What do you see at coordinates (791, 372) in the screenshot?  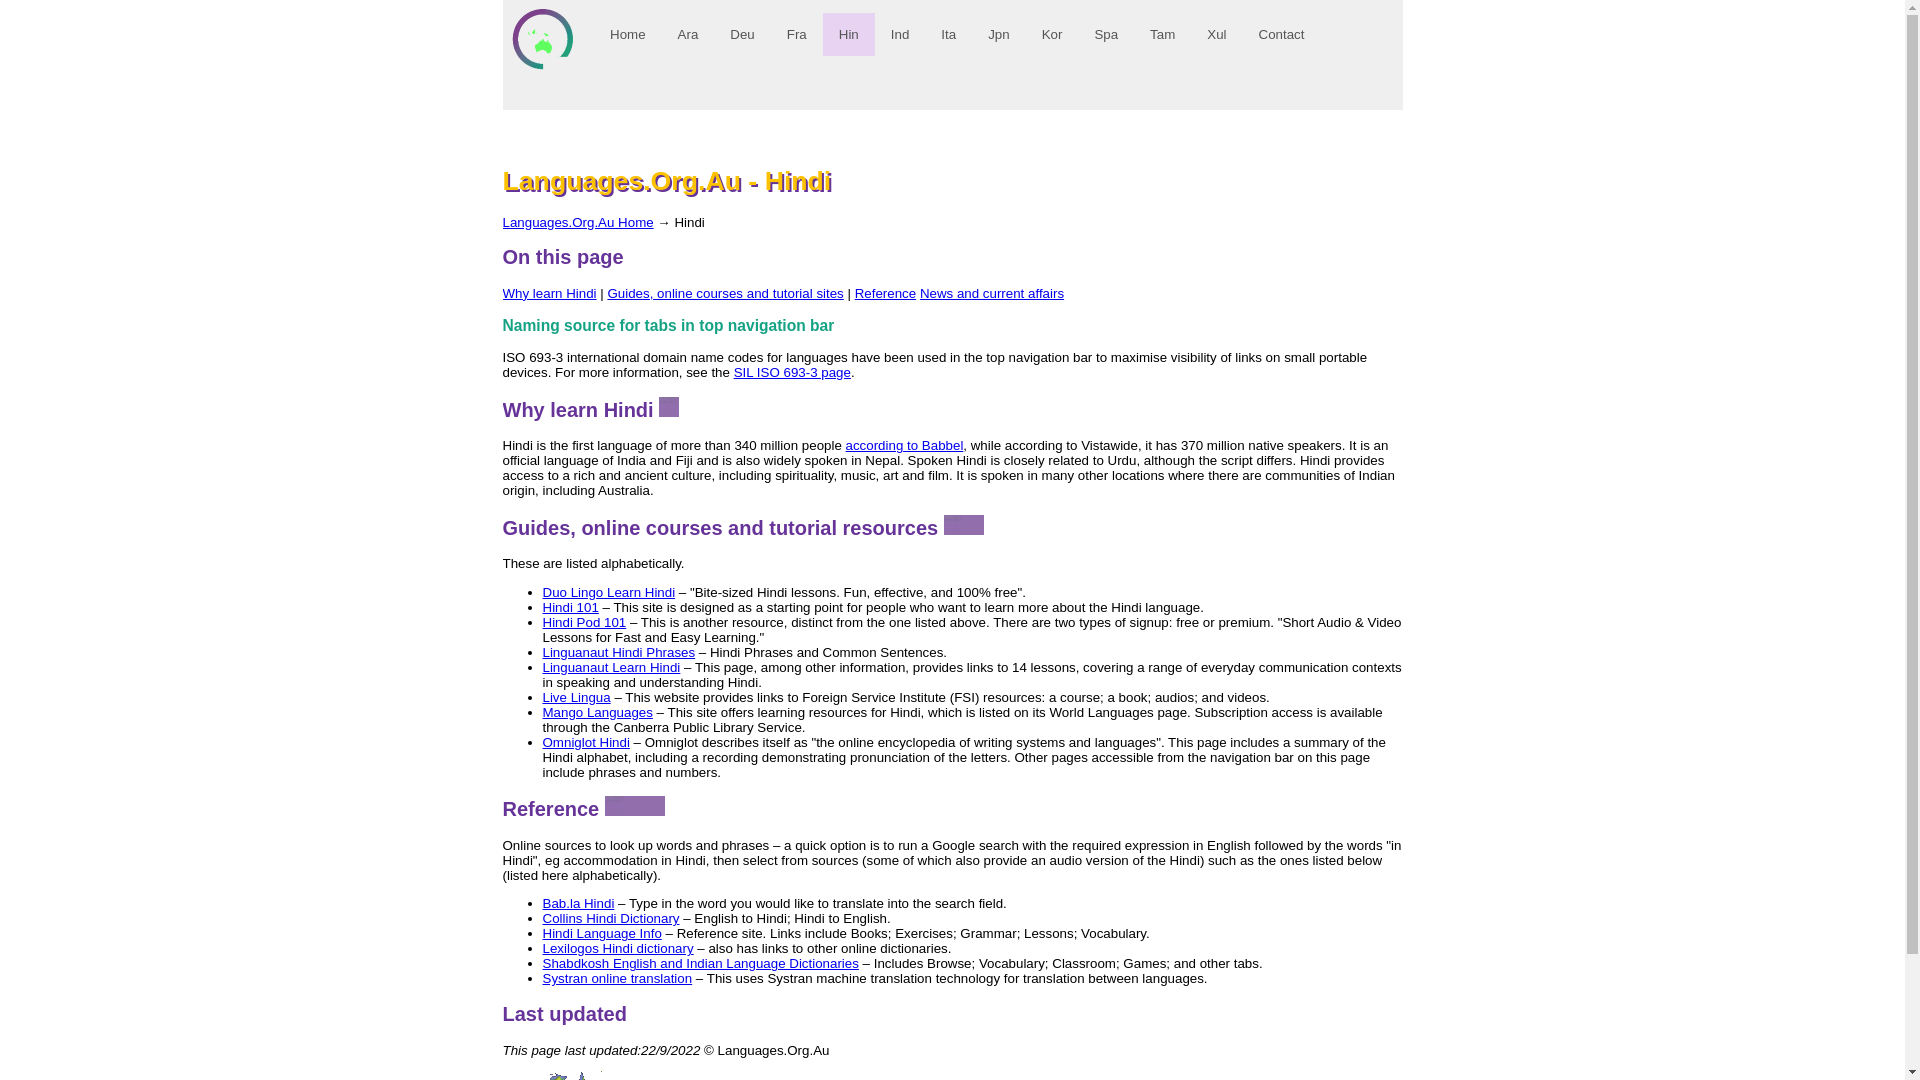 I see `'SIL ISO 693-3 page'` at bounding box center [791, 372].